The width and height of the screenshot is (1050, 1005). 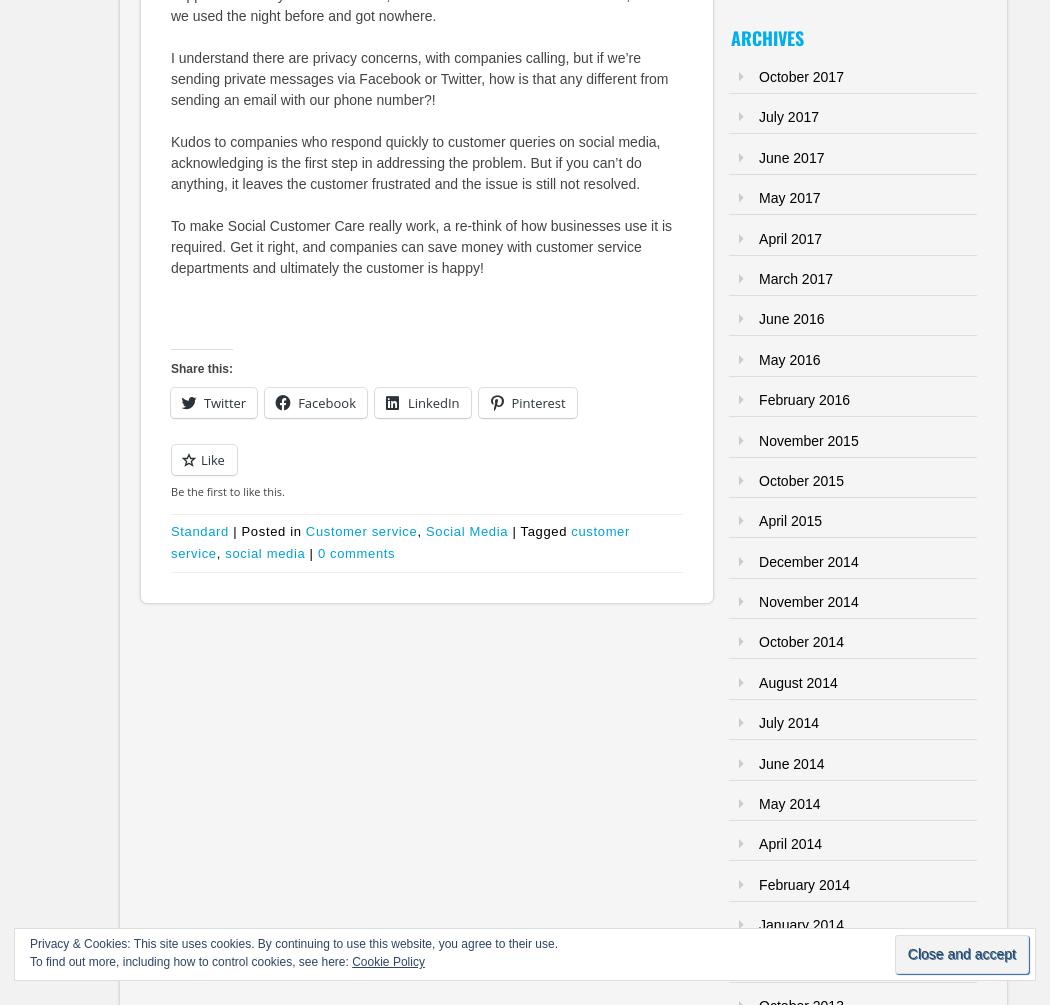 What do you see at coordinates (807, 964) in the screenshot?
I see `'November 2013'` at bounding box center [807, 964].